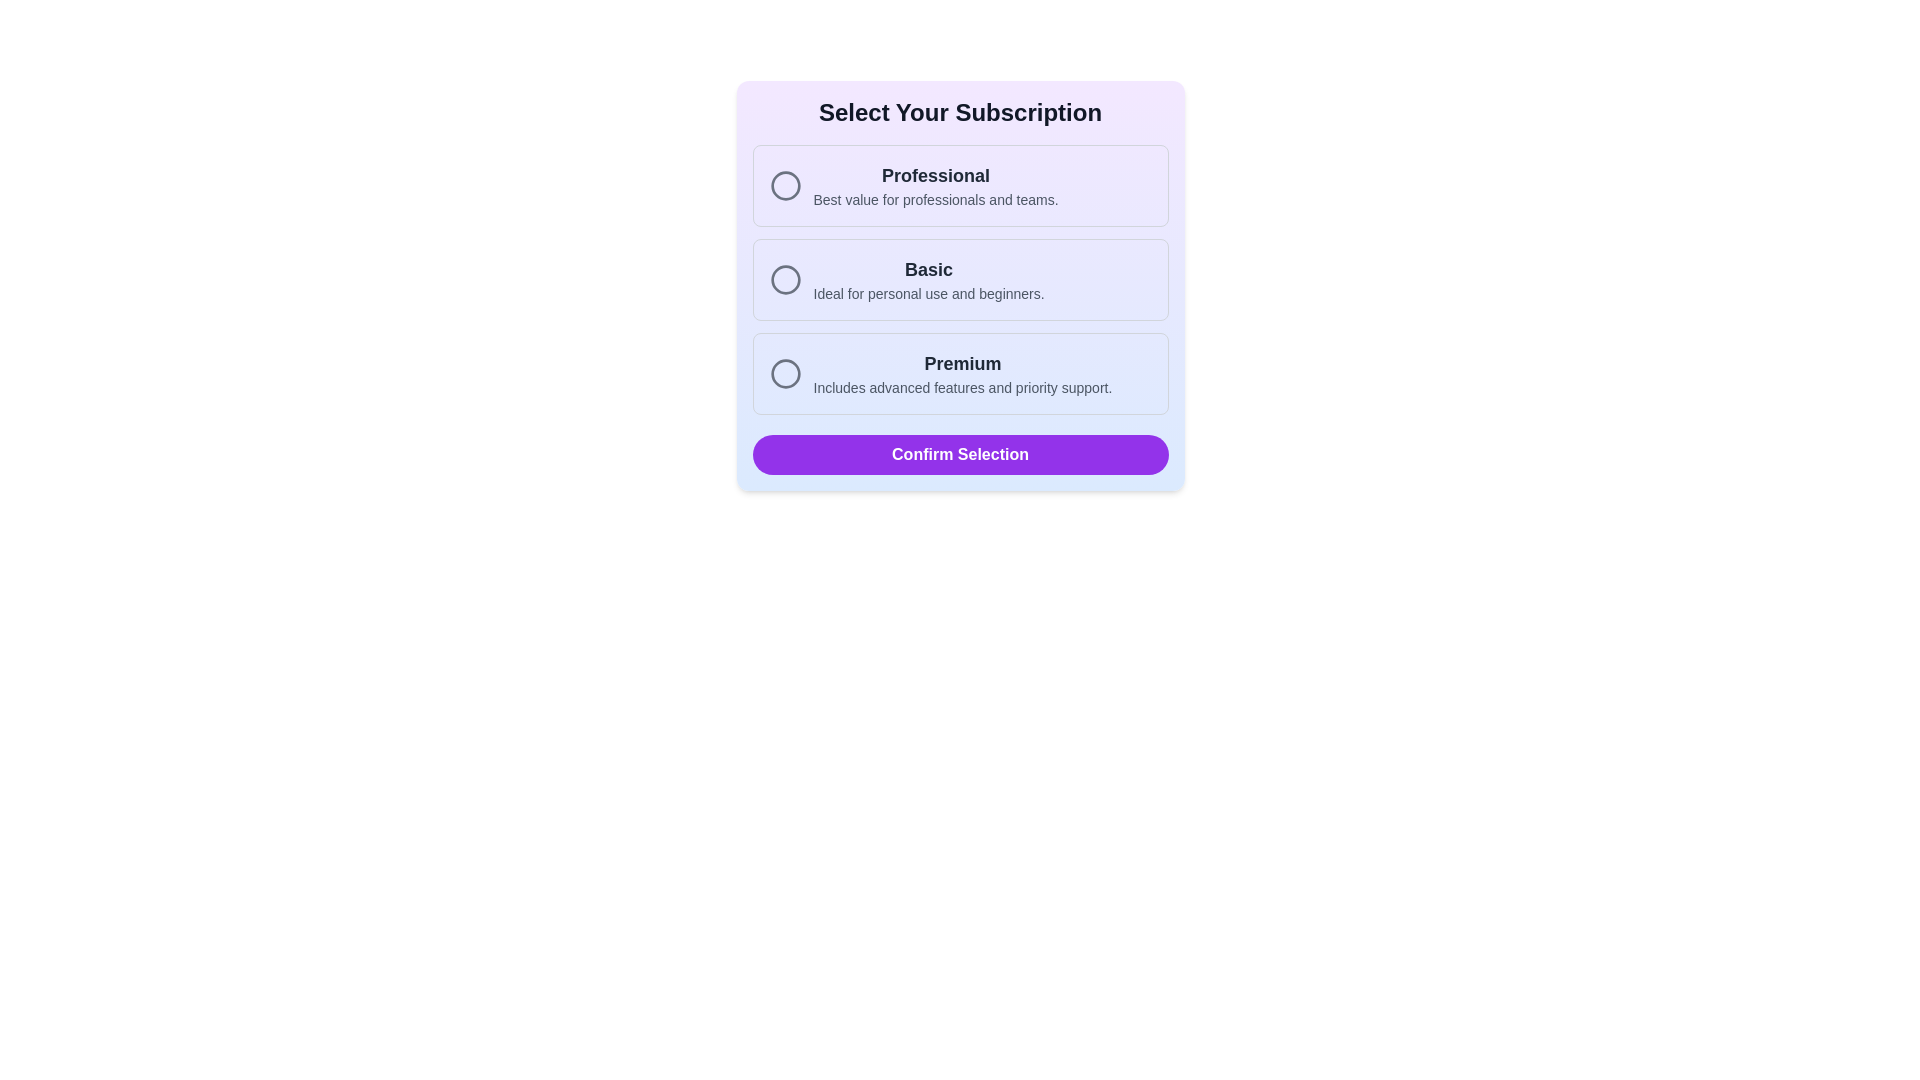  I want to click on the 'Professional' text label element, which is bold and dark gray, located above the subtitle 'Best value for professionals and teams.', so click(935, 175).